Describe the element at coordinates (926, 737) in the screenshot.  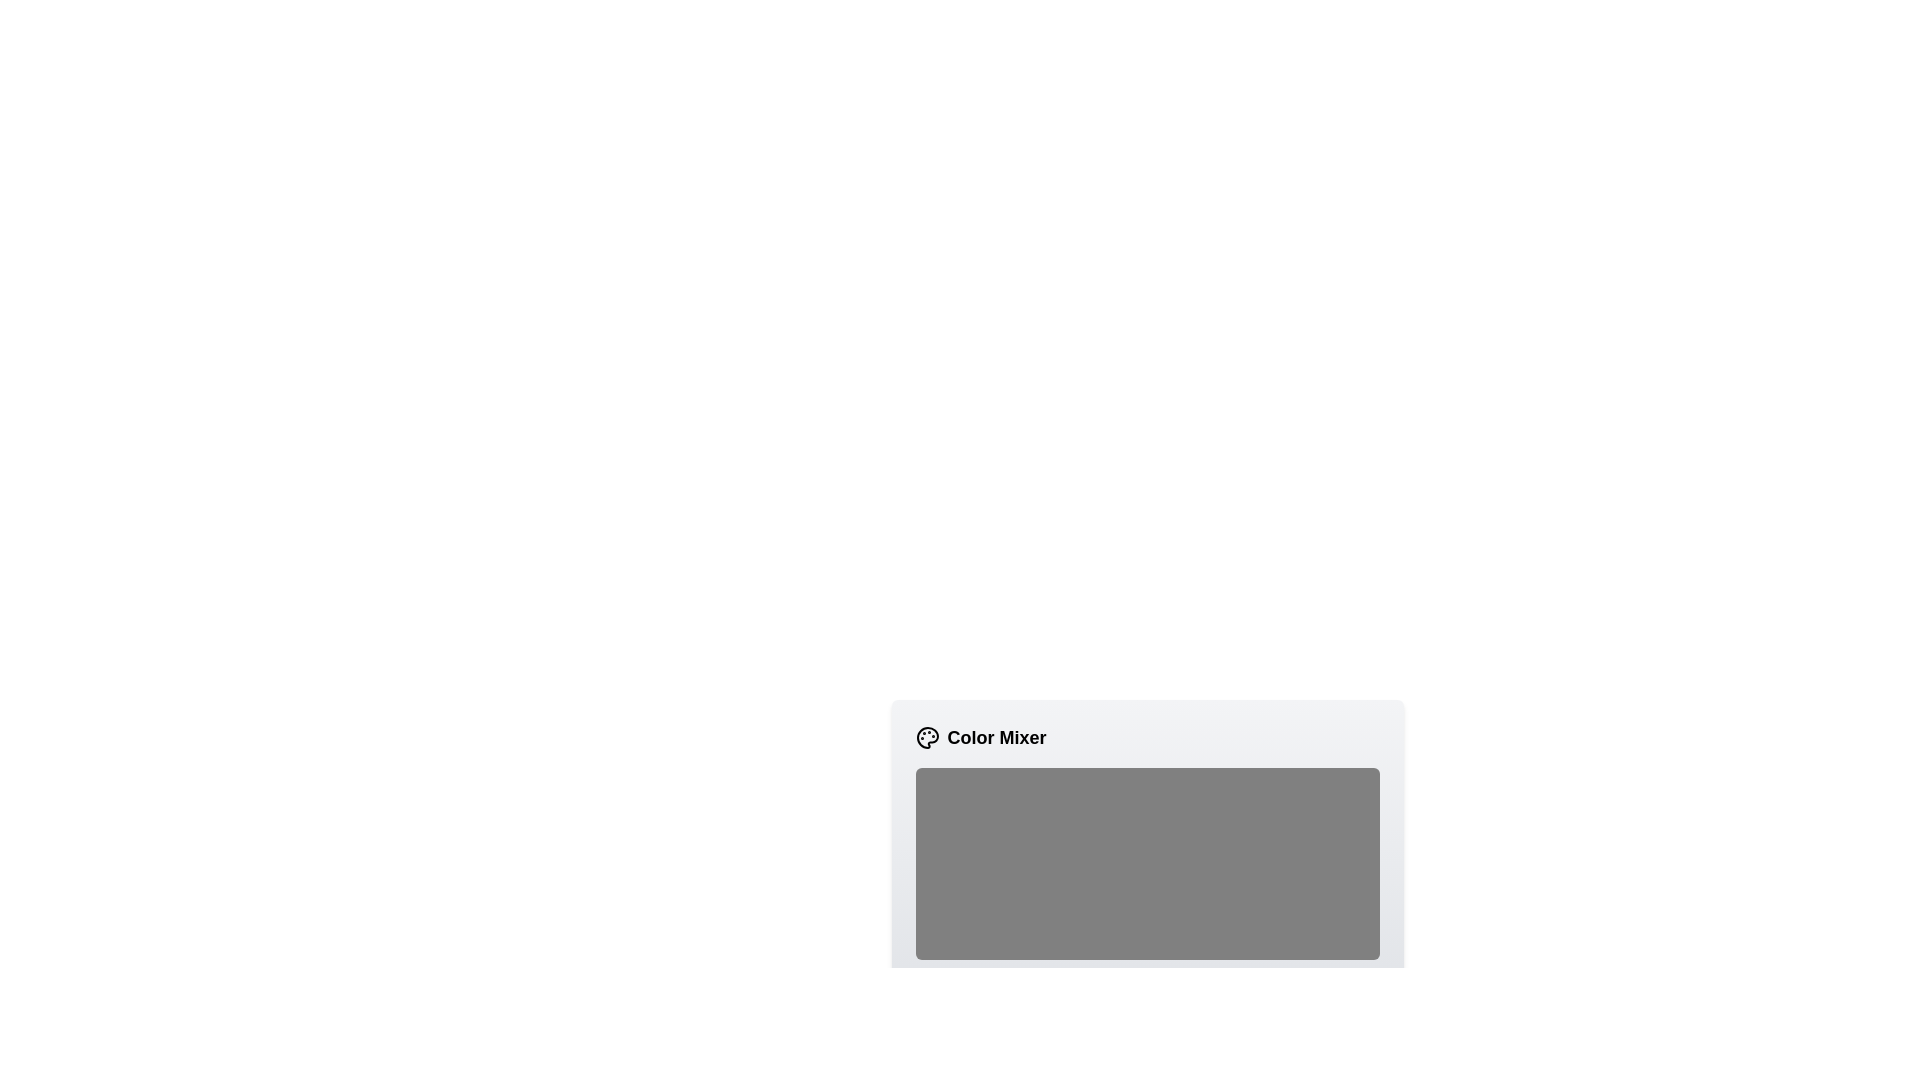
I see `the color palette icon located in the top left corner of the 'Color Mixer' section` at that location.